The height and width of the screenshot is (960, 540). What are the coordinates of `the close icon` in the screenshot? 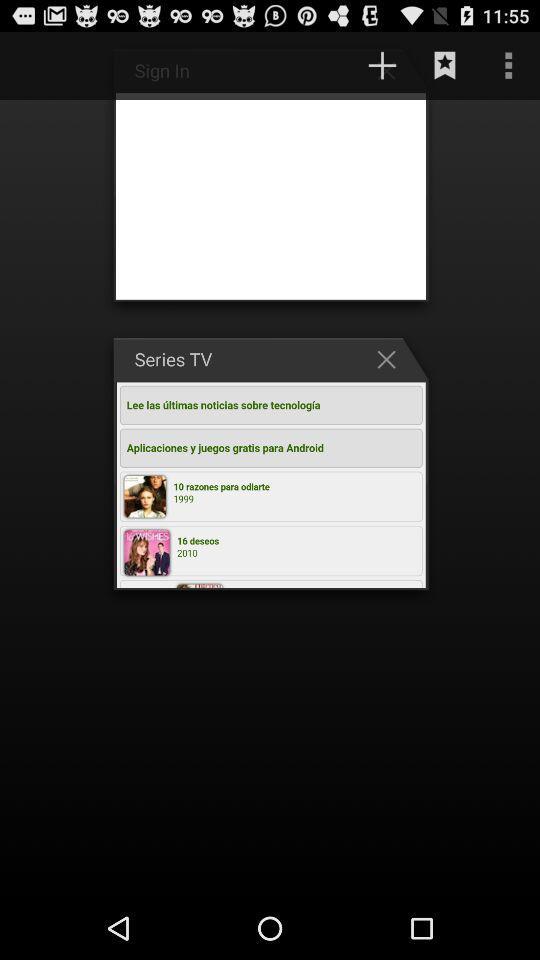 It's located at (391, 383).